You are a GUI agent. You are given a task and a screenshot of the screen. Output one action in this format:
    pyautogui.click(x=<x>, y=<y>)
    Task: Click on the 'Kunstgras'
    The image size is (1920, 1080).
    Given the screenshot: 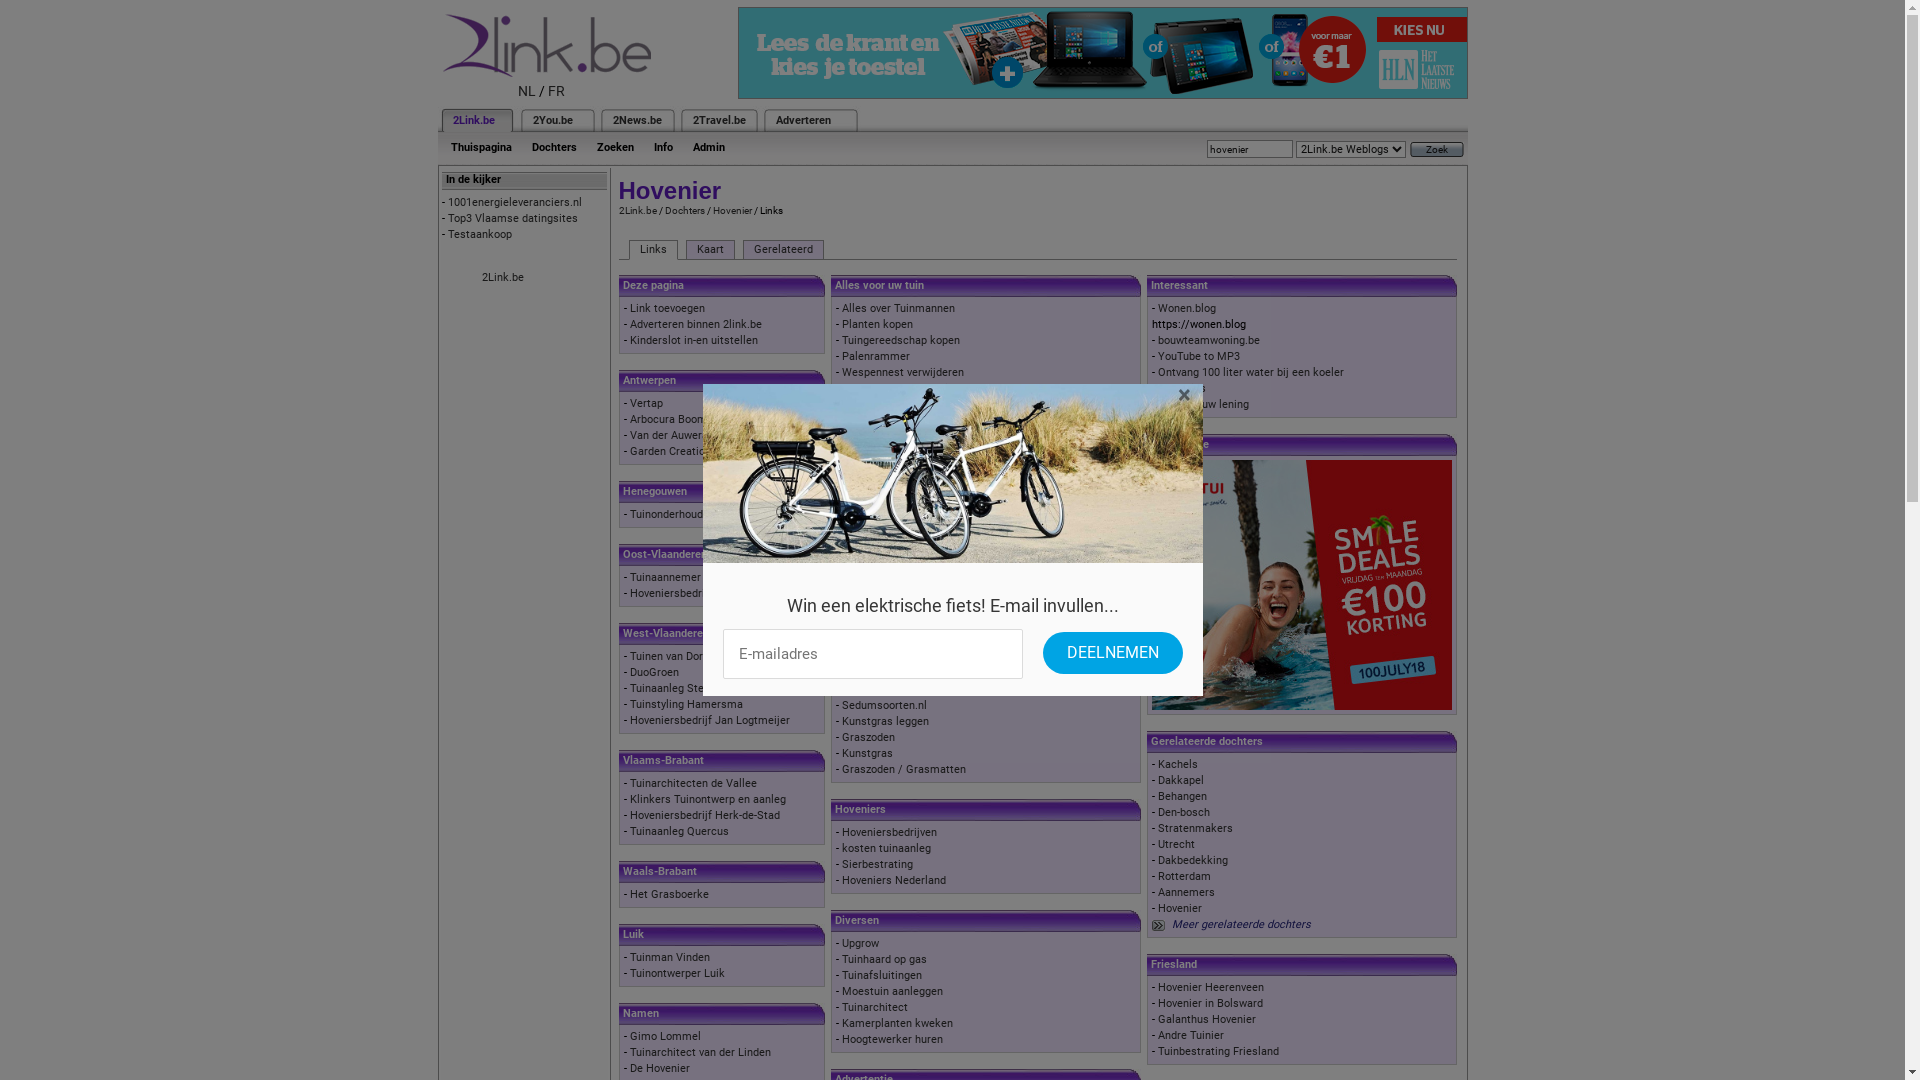 What is the action you would take?
    pyautogui.click(x=867, y=753)
    